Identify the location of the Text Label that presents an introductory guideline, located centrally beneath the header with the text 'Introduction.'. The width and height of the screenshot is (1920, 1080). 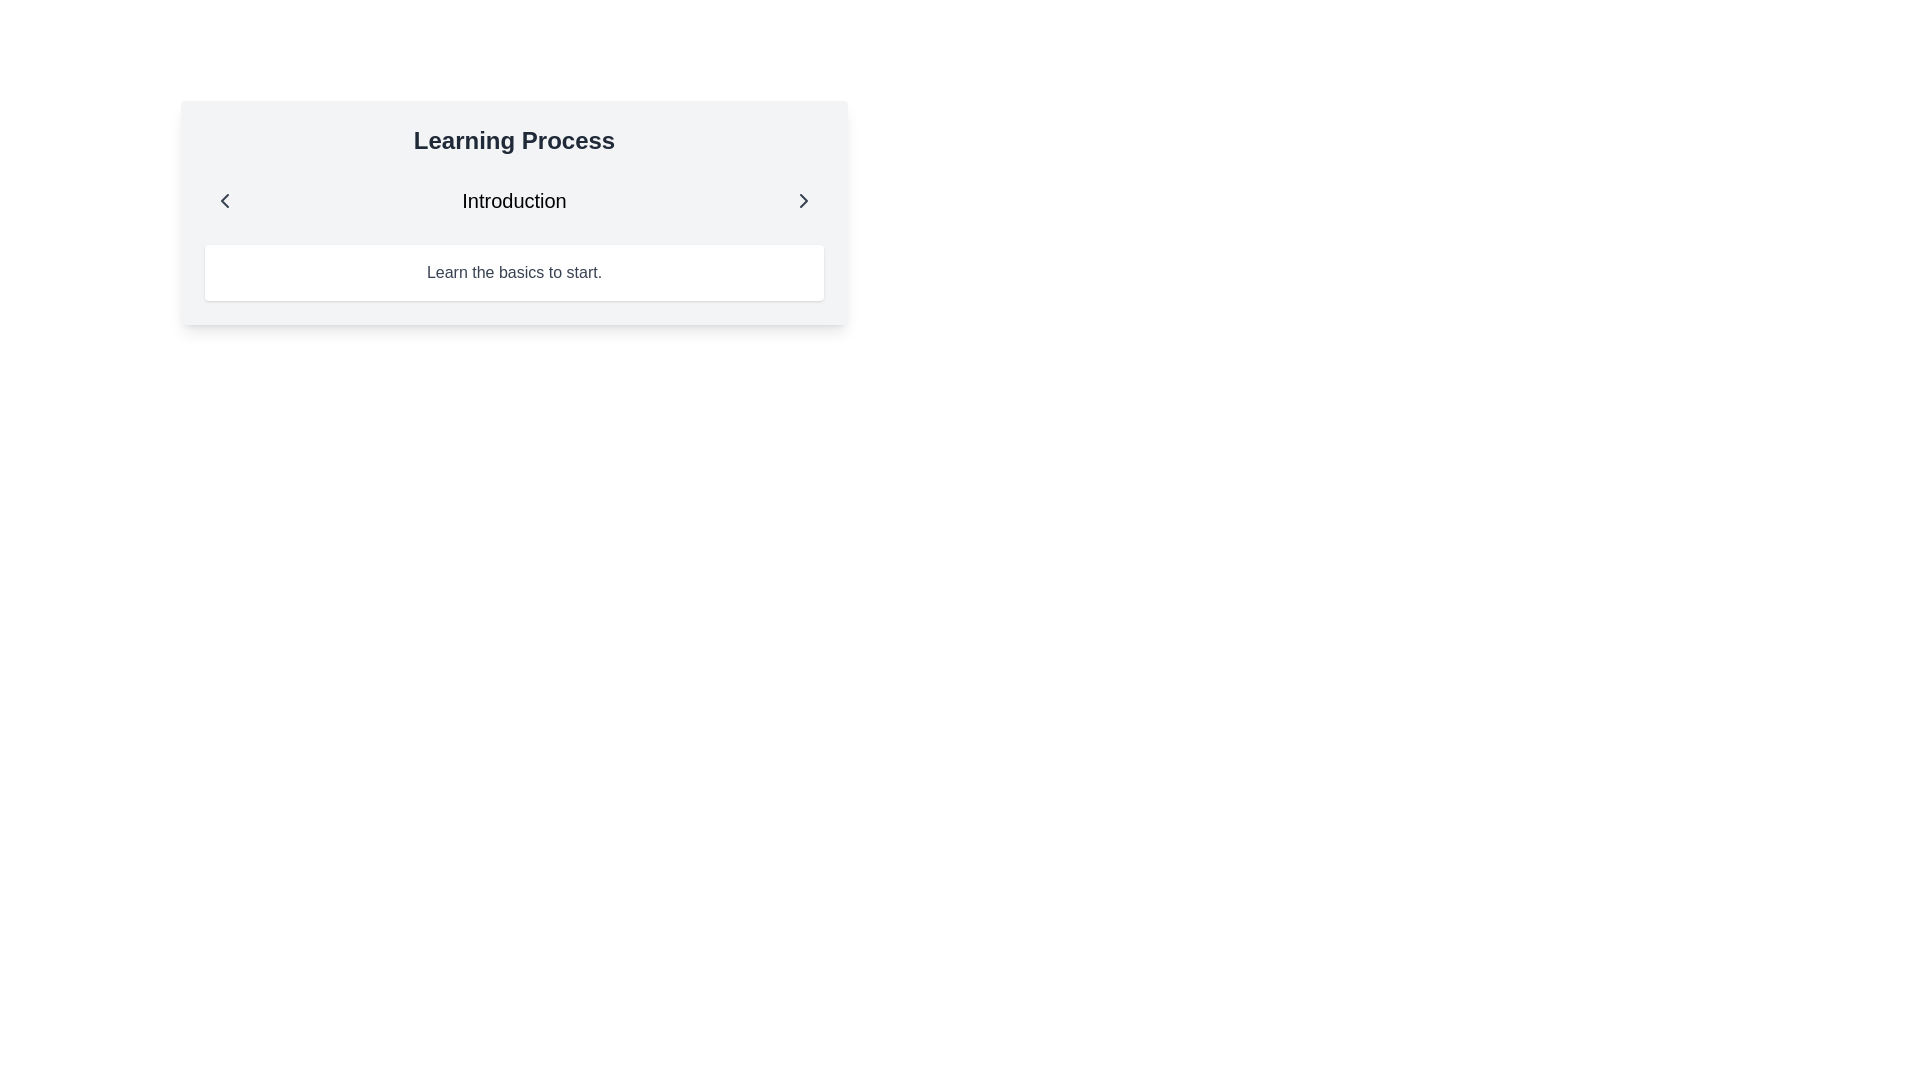
(514, 273).